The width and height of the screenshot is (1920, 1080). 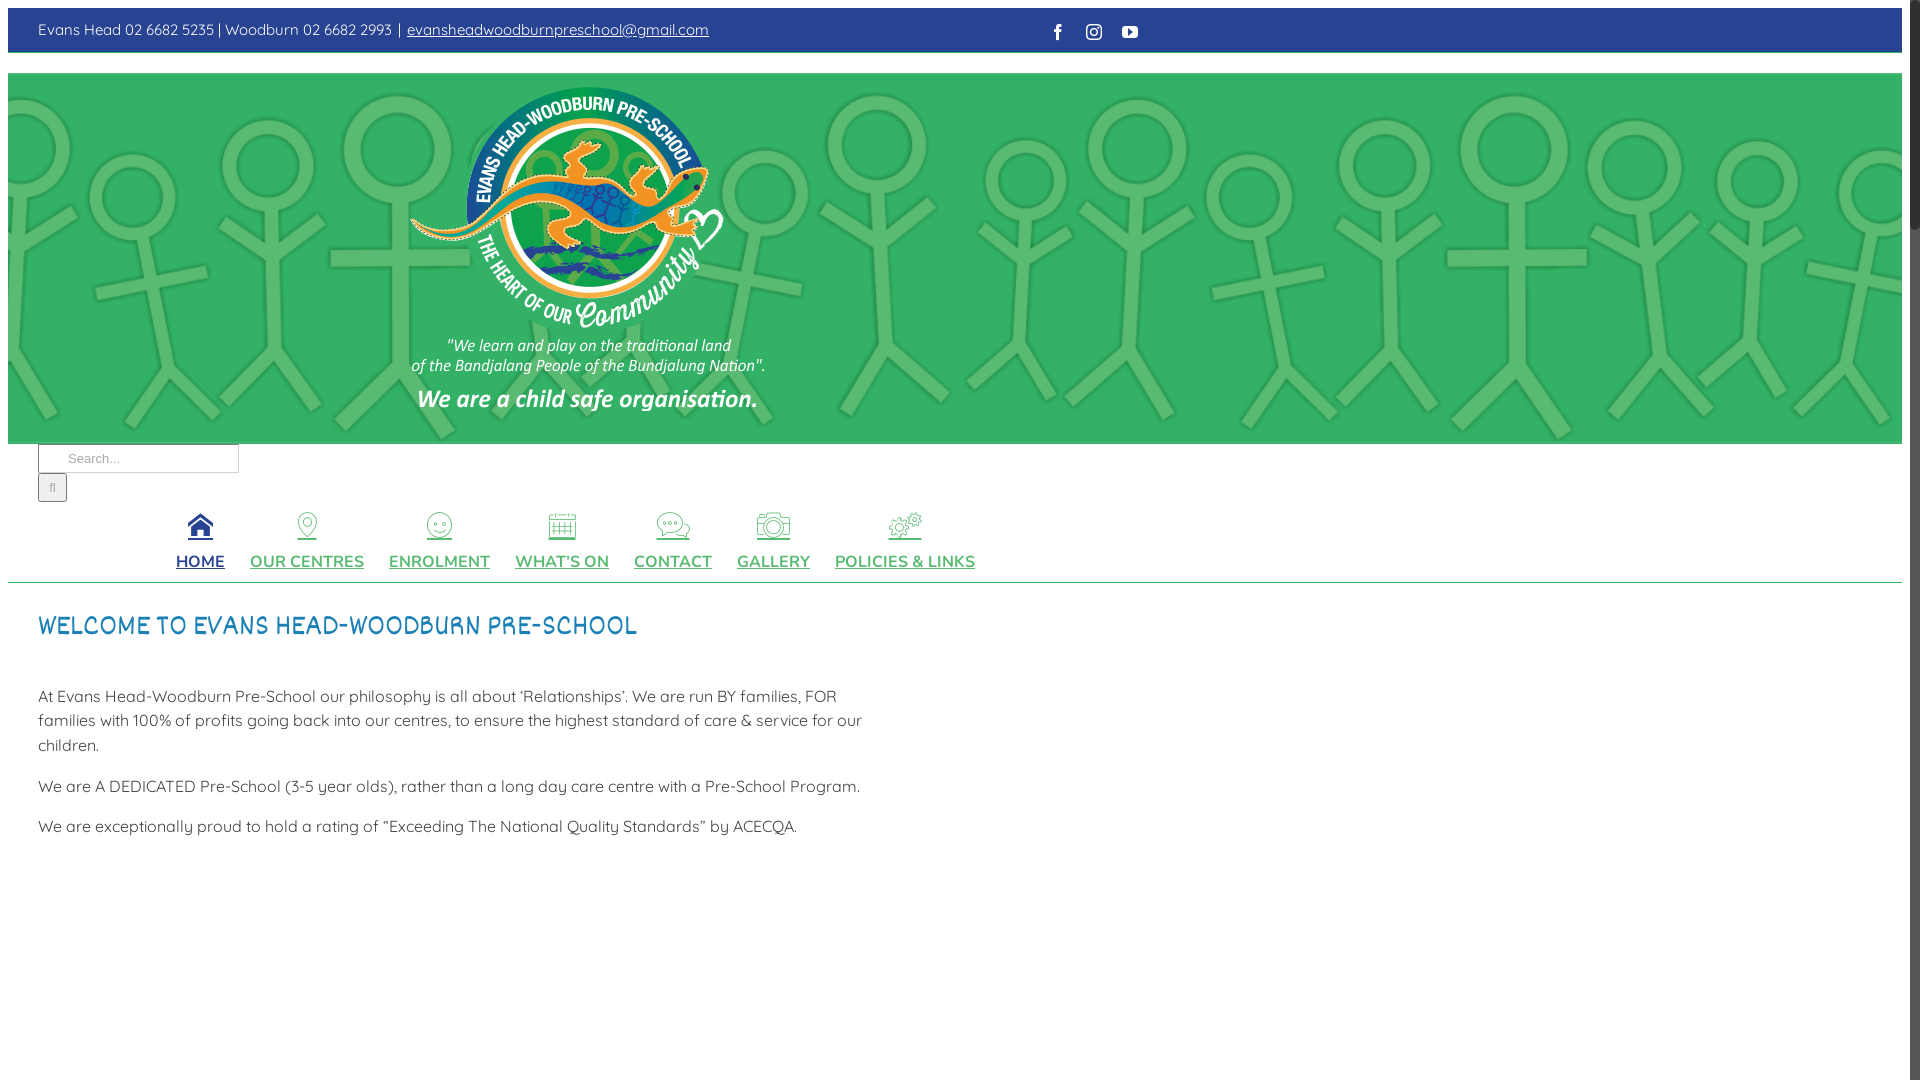 What do you see at coordinates (1056, 31) in the screenshot?
I see `'Facebook'` at bounding box center [1056, 31].